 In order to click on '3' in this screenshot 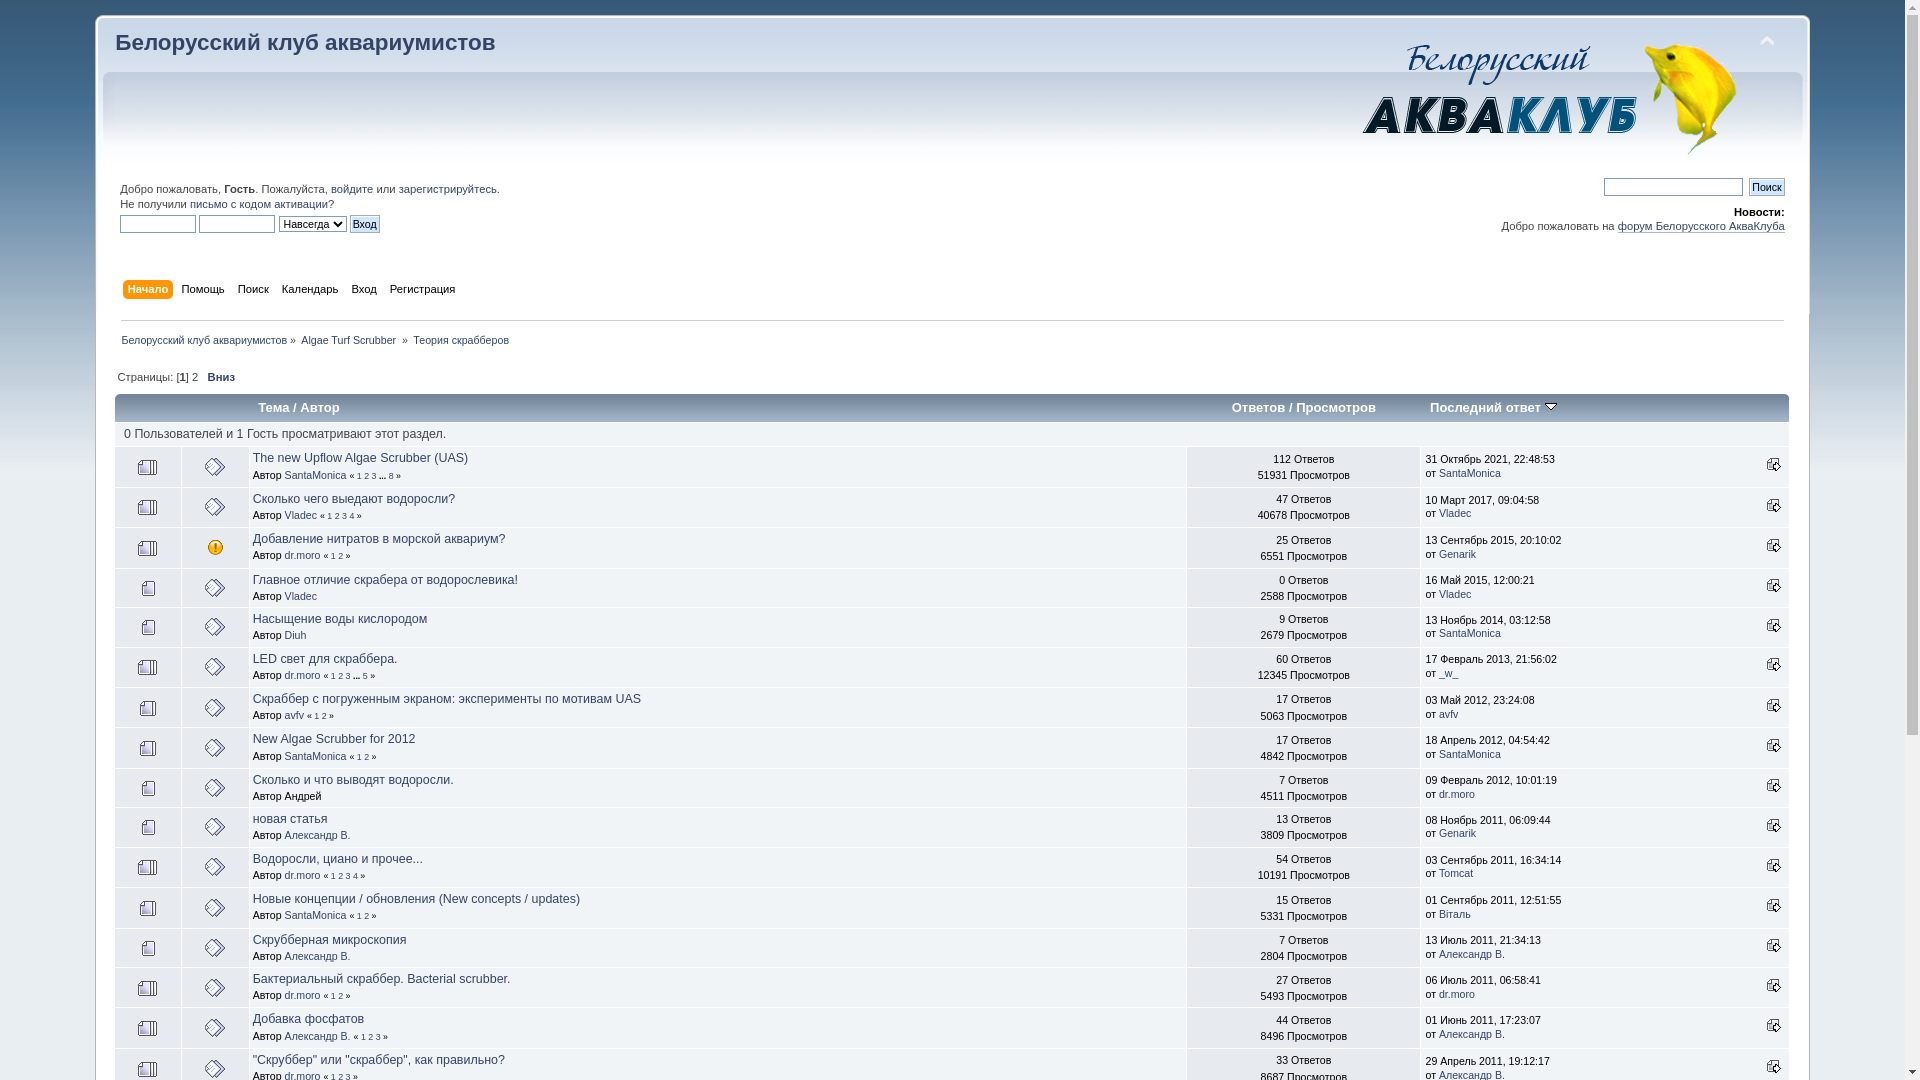, I will do `click(348, 874)`.